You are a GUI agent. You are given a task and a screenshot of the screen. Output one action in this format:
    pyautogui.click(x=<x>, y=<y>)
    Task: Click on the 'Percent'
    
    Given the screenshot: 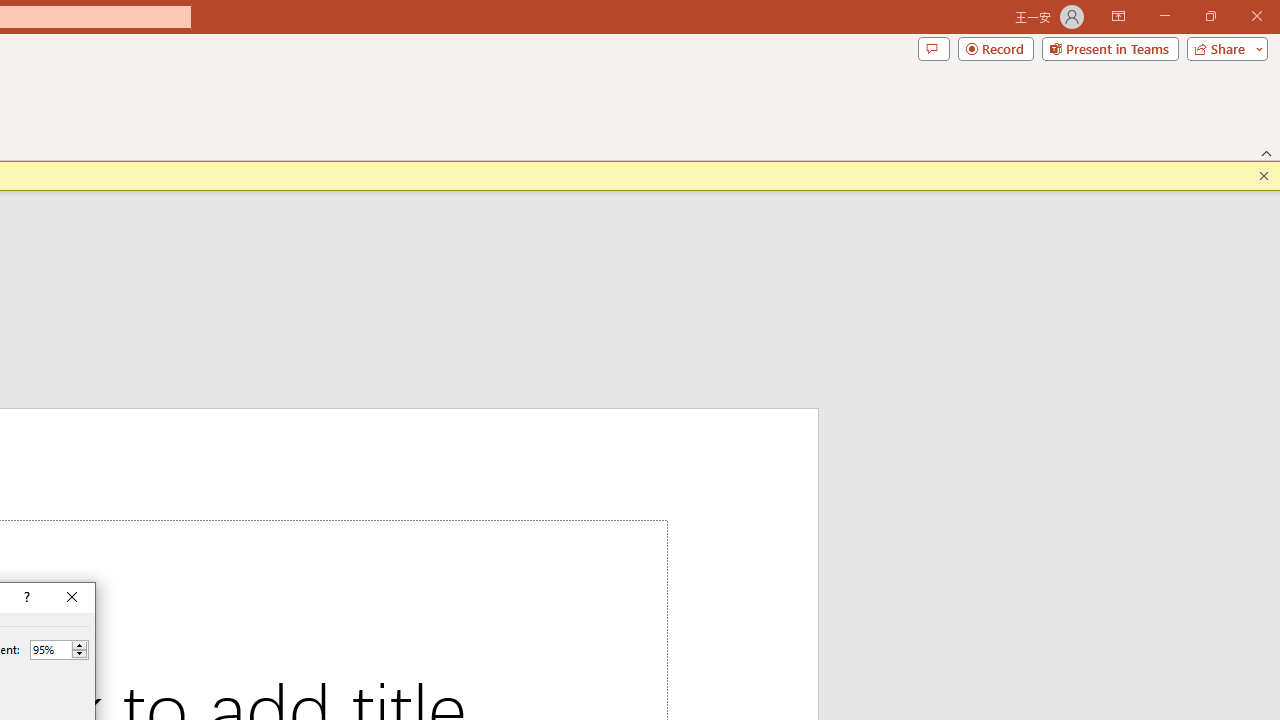 What is the action you would take?
    pyautogui.click(x=59, y=650)
    